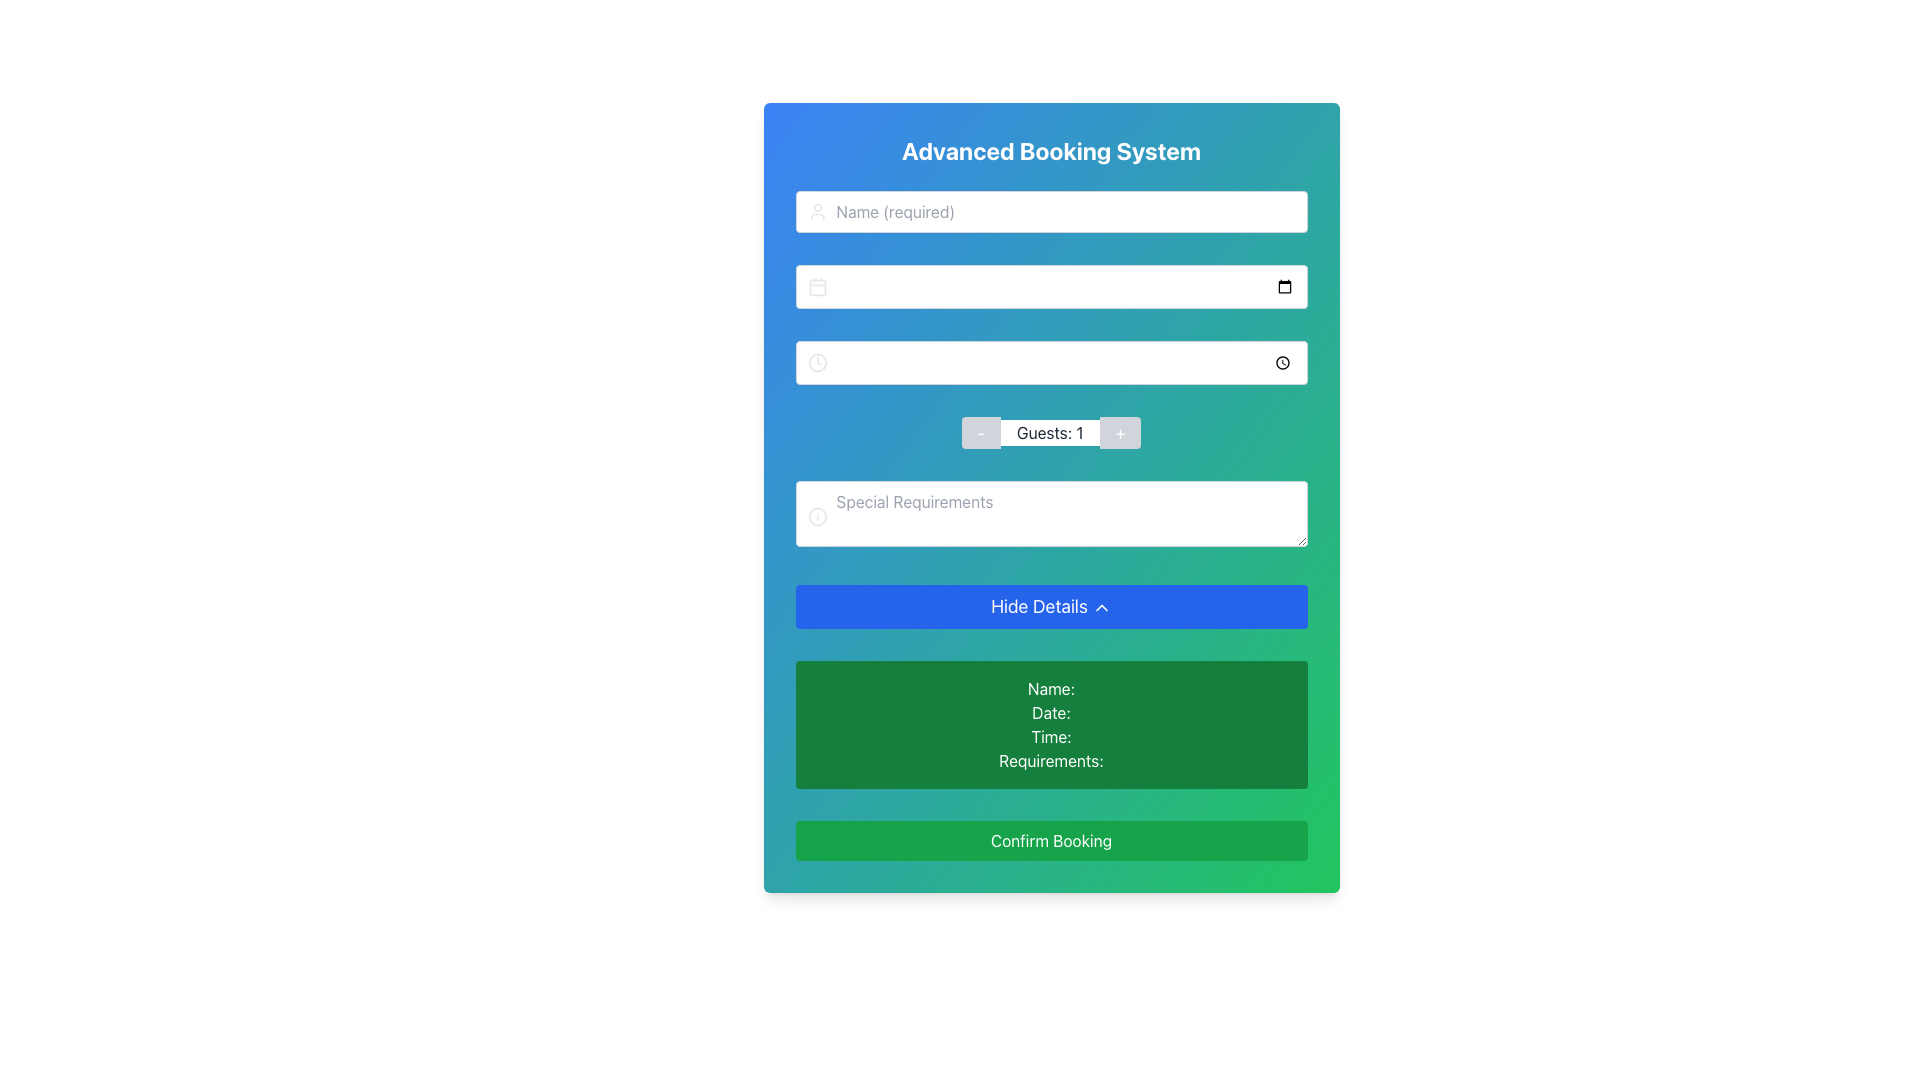  I want to click on the leftmost button in the guest count control group to decrease the guest count, so click(981, 431).